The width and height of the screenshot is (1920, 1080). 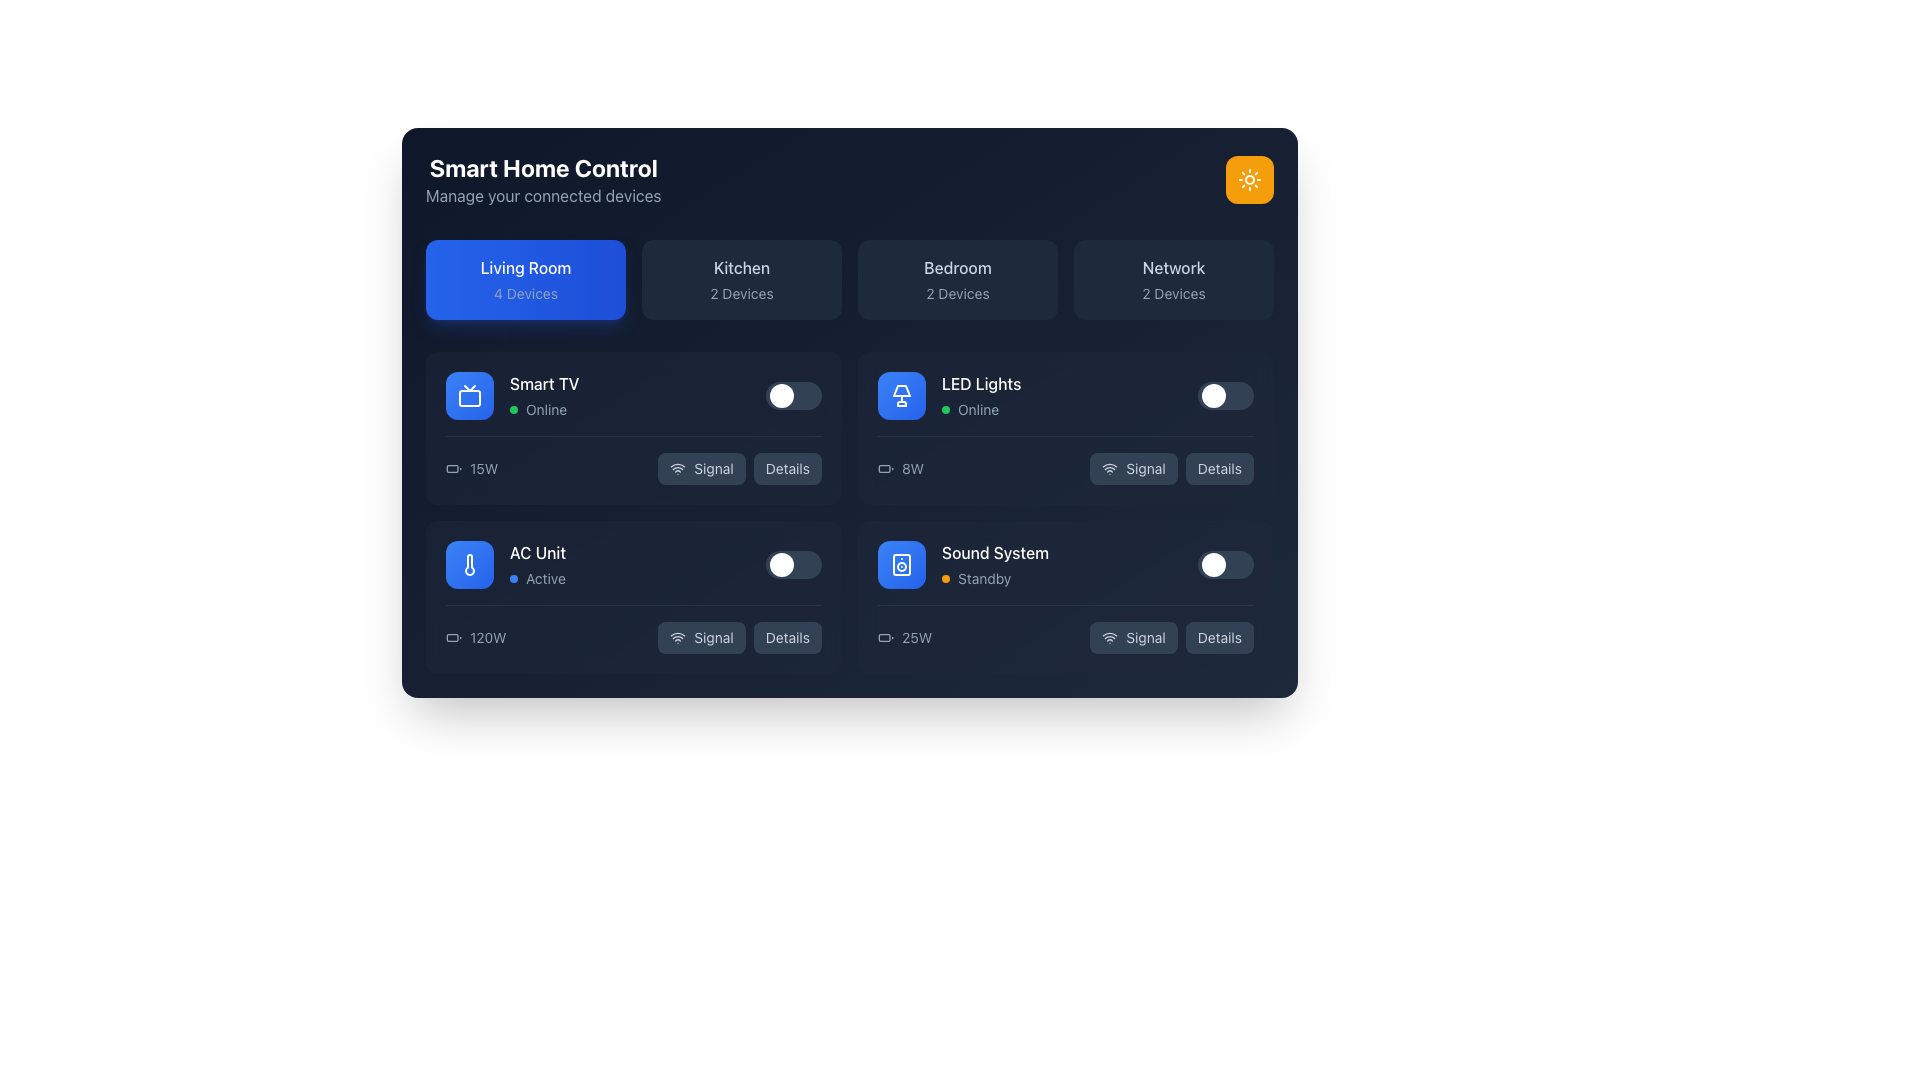 What do you see at coordinates (741, 280) in the screenshot?
I see `the 'Kitchen' button, which is a rectangular button with rounded corners, dark slate background, and contains the text 'Kitchen' and '2 Devices'` at bounding box center [741, 280].